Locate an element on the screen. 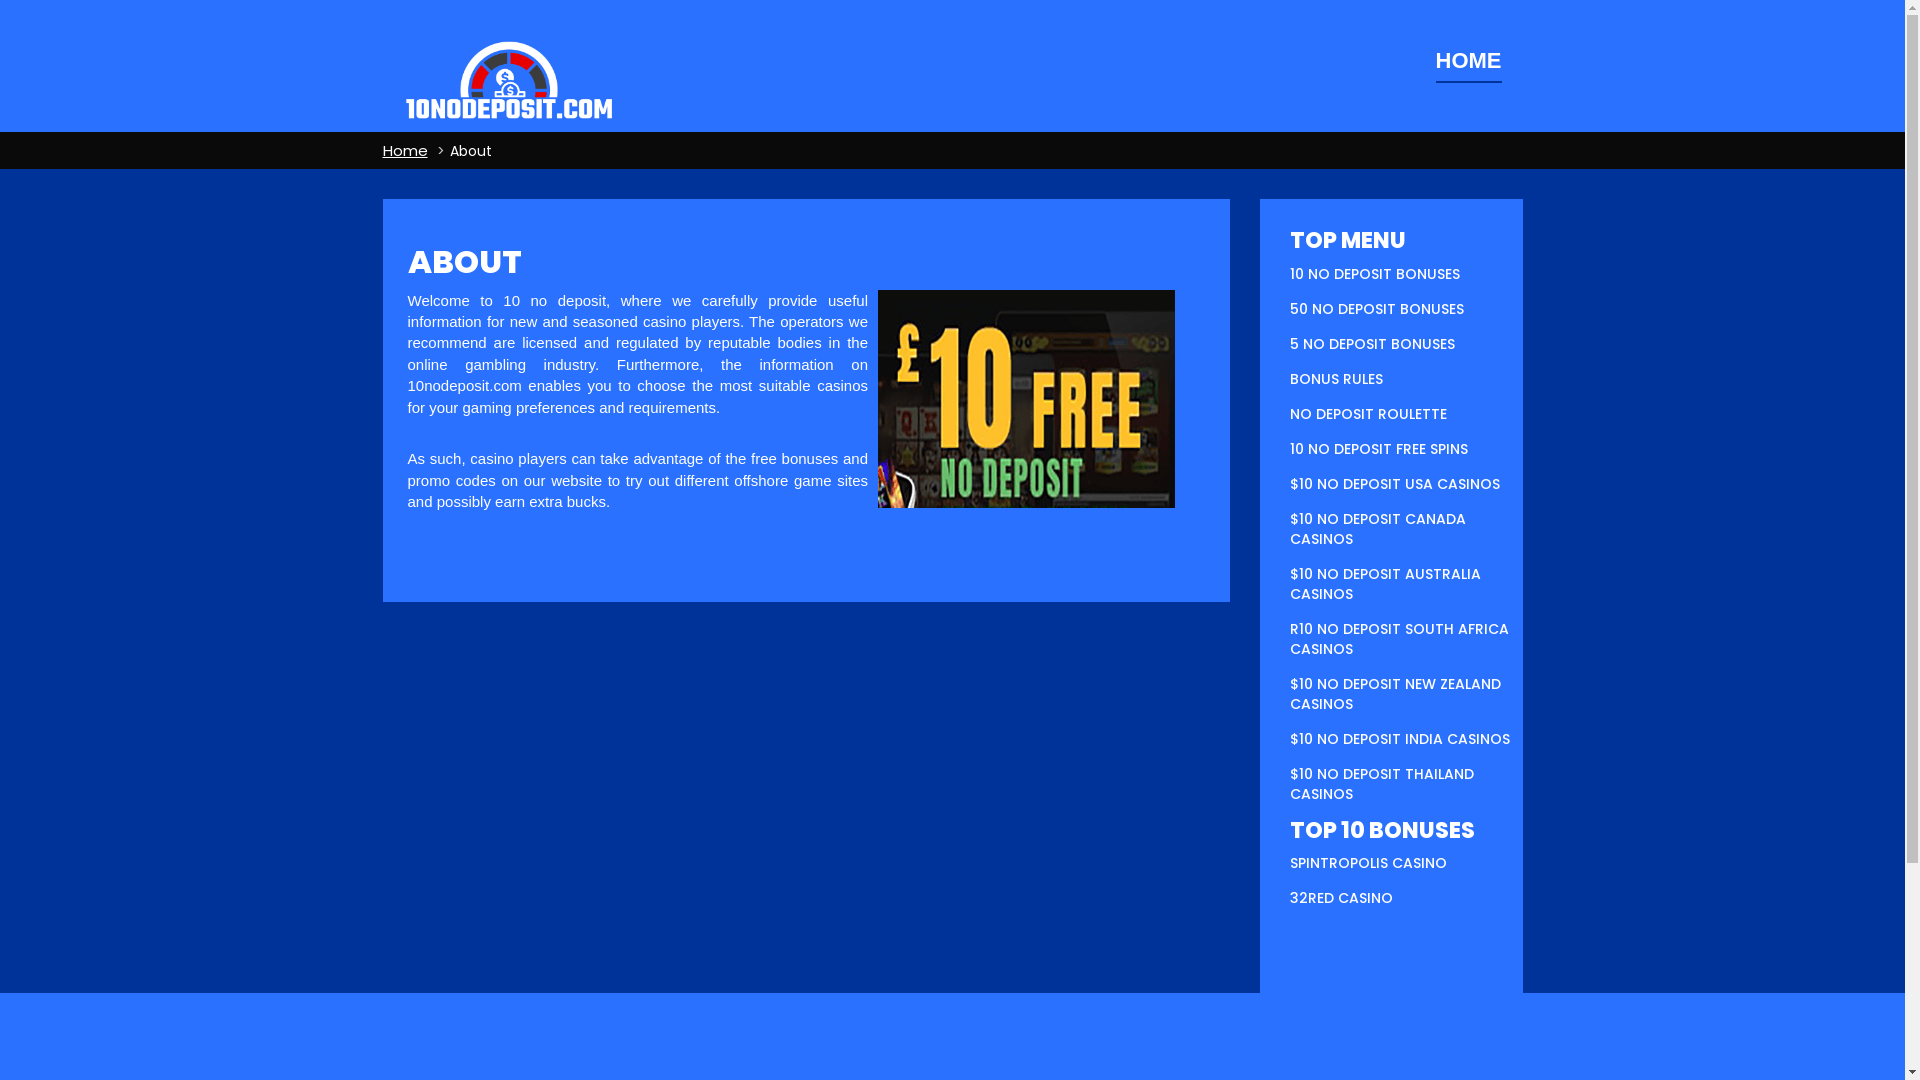 This screenshot has width=1920, height=1080. '5 NO DEPOSIT BONUSES' is located at coordinates (1290, 342).